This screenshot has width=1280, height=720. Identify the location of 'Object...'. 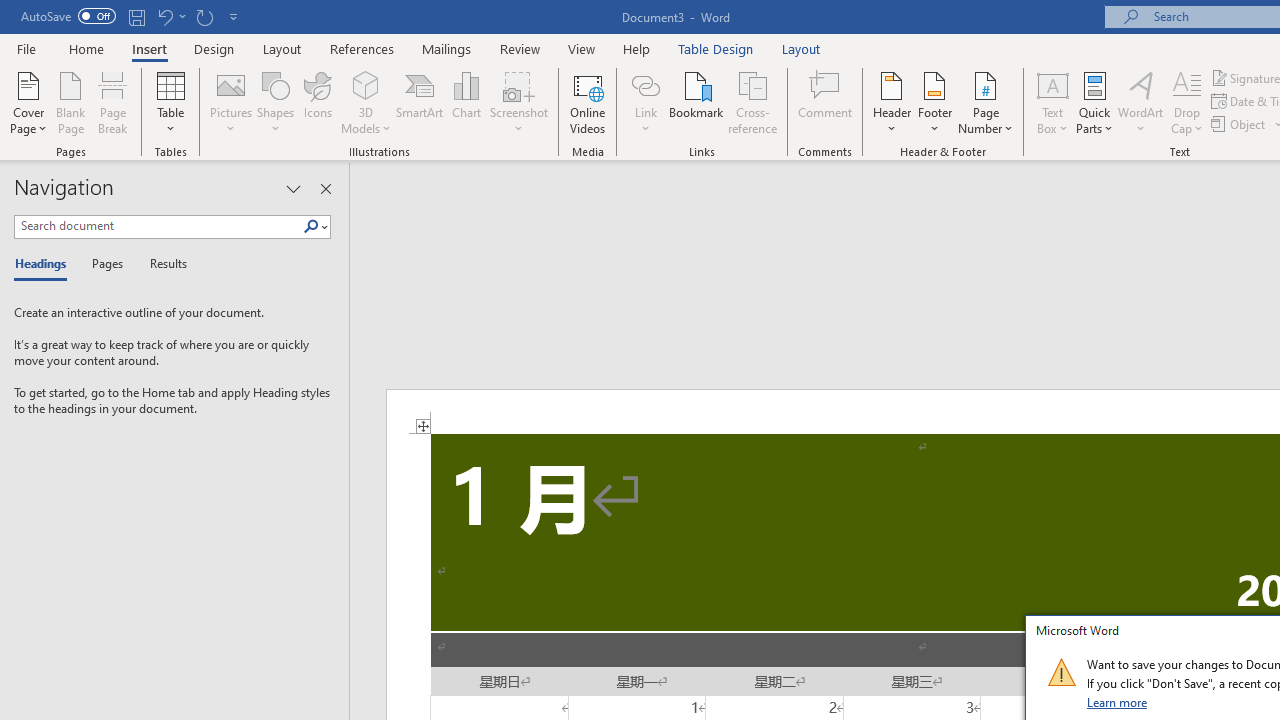
(1239, 124).